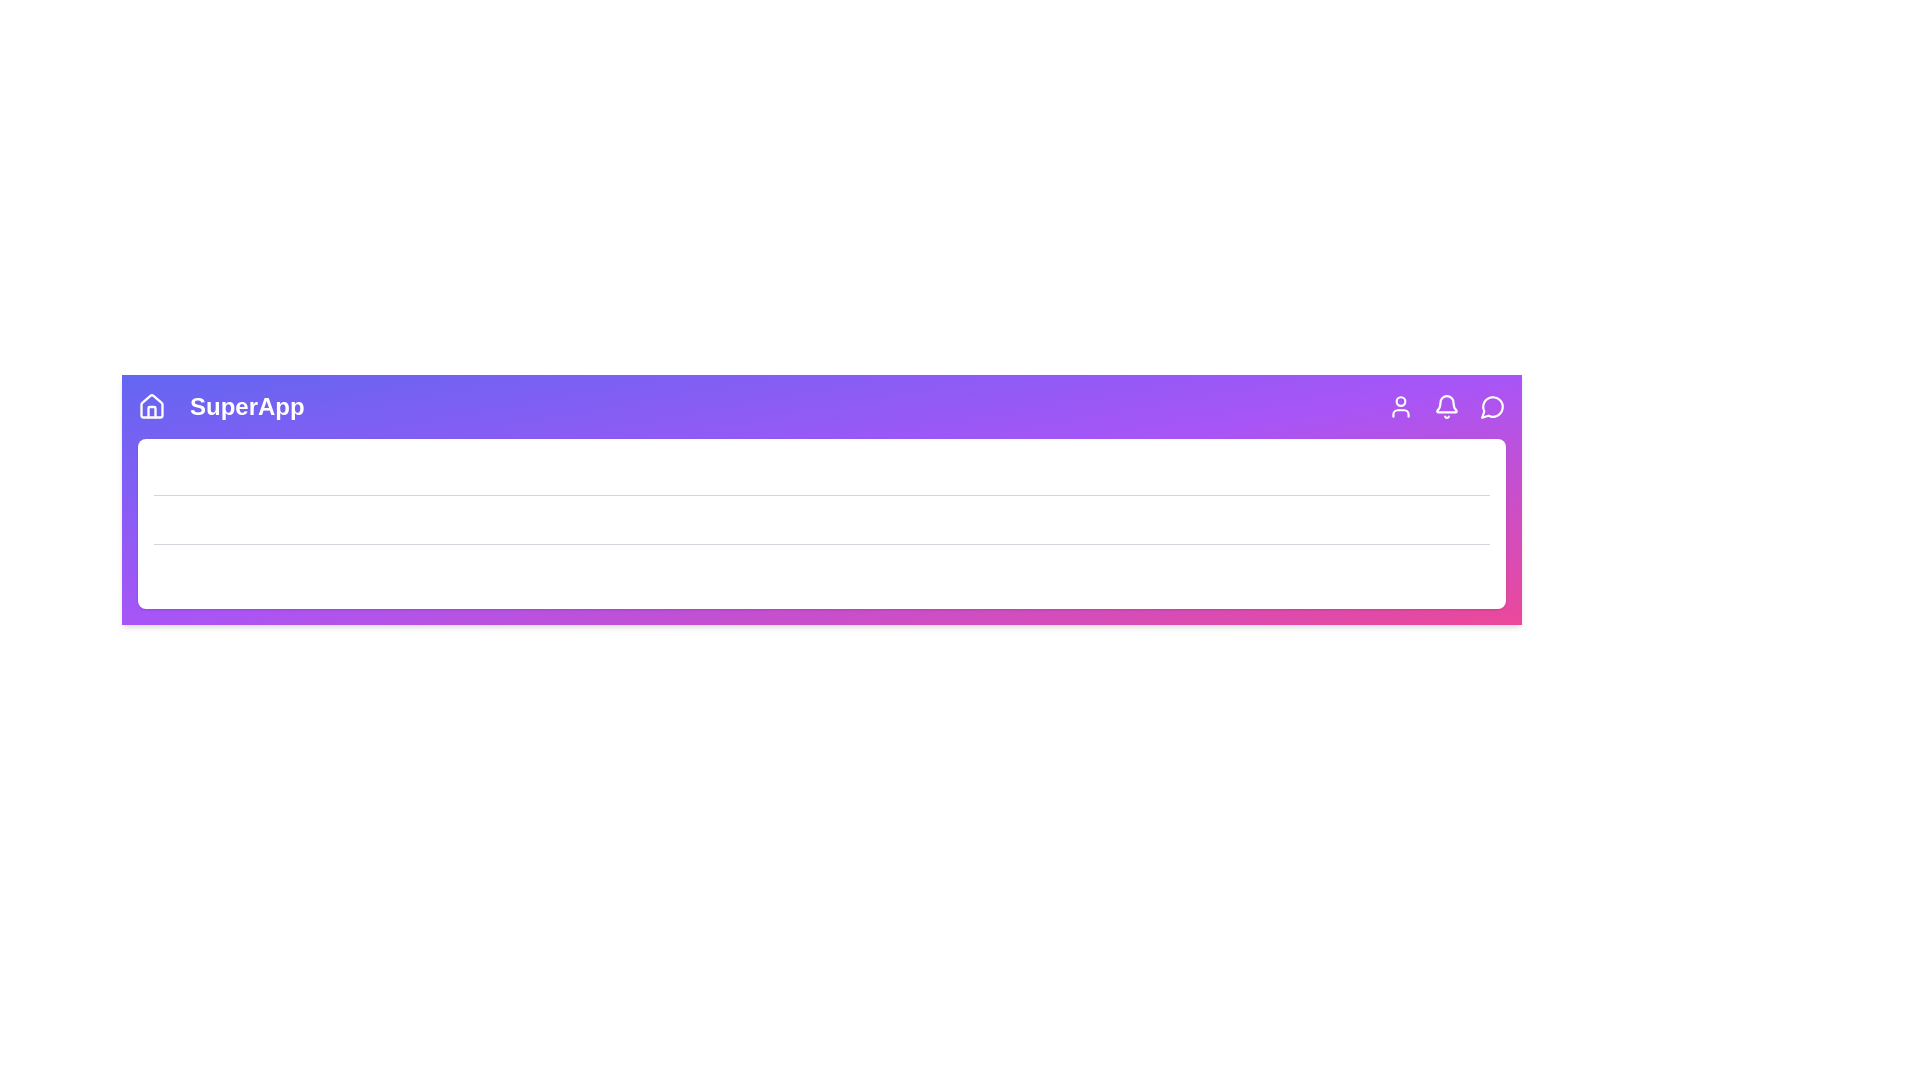 The image size is (1920, 1080). What do you see at coordinates (1492, 406) in the screenshot?
I see `the MessageCircle icon to see its hover effect` at bounding box center [1492, 406].